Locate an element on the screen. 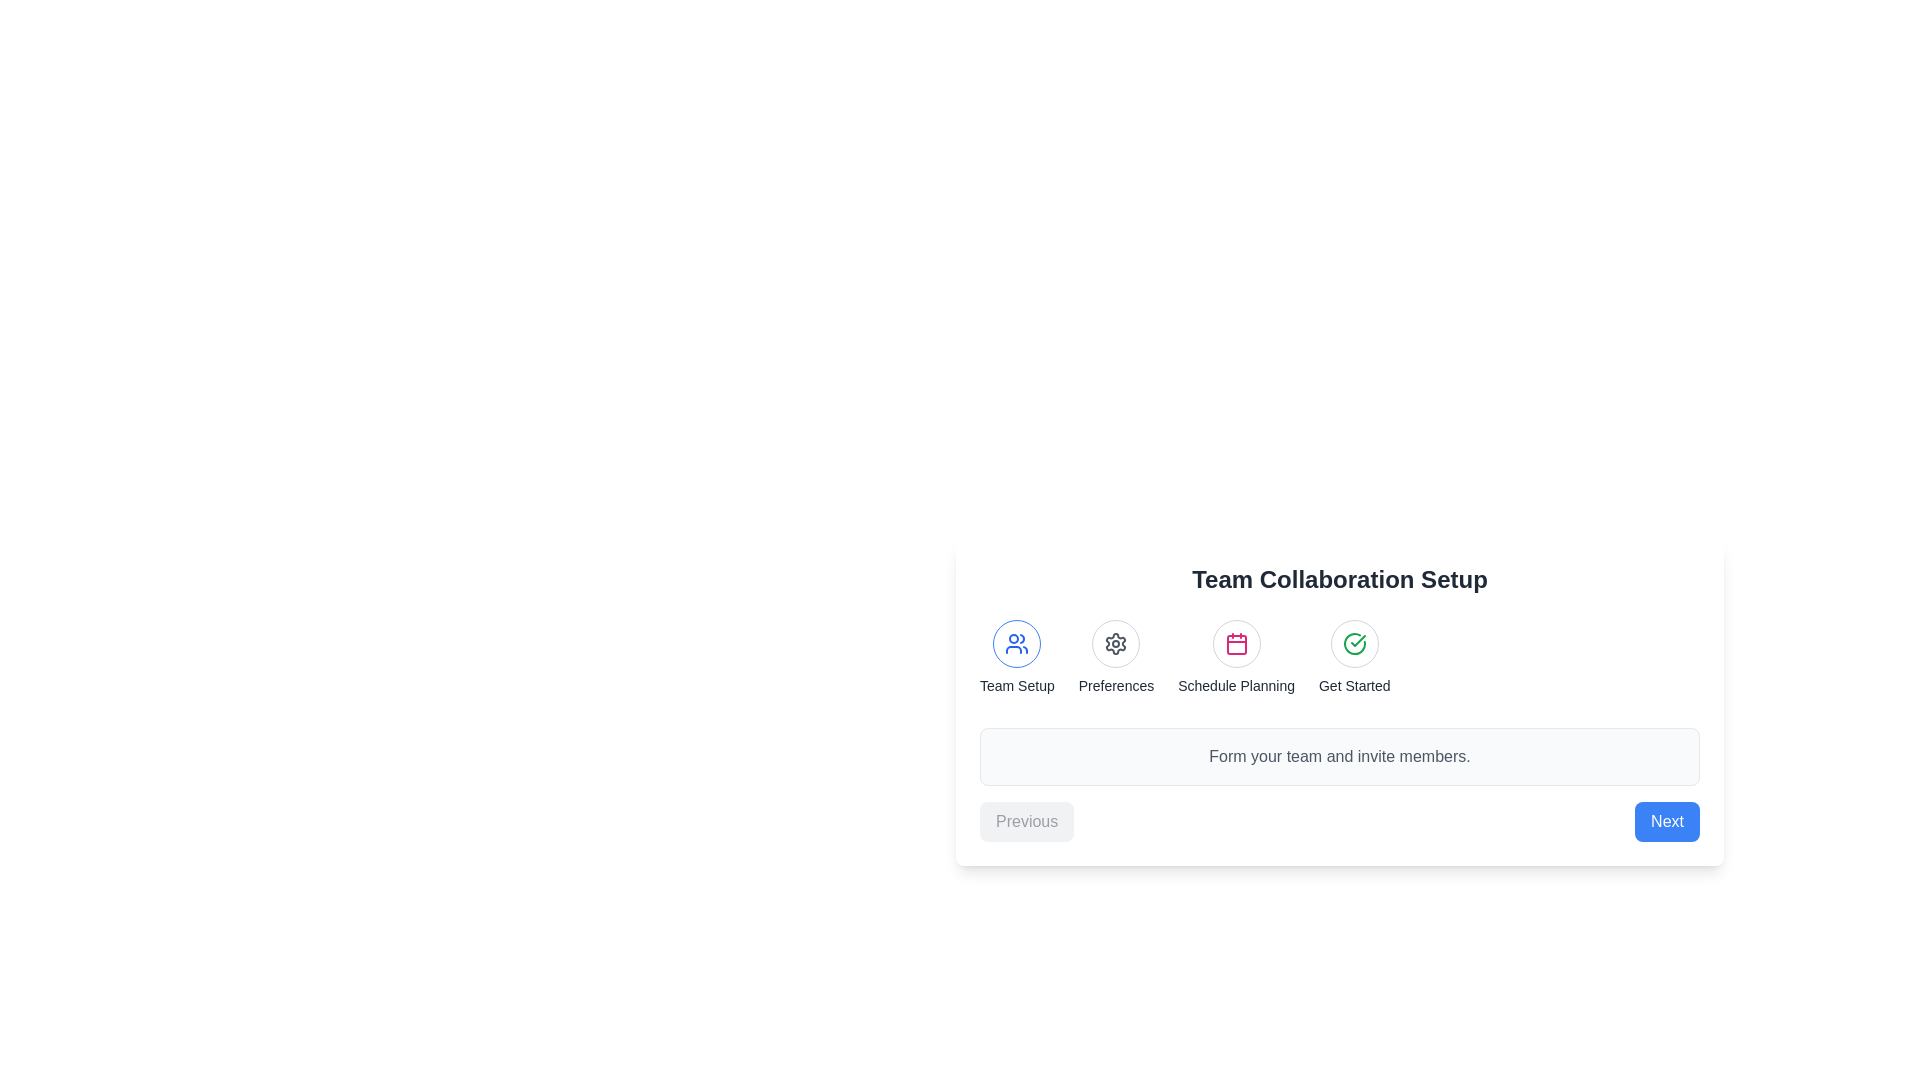 This screenshot has width=1920, height=1080. the 'Preferences' text label, which is the second label from the left beneath the settings icon (gear symbol) is located at coordinates (1115, 685).